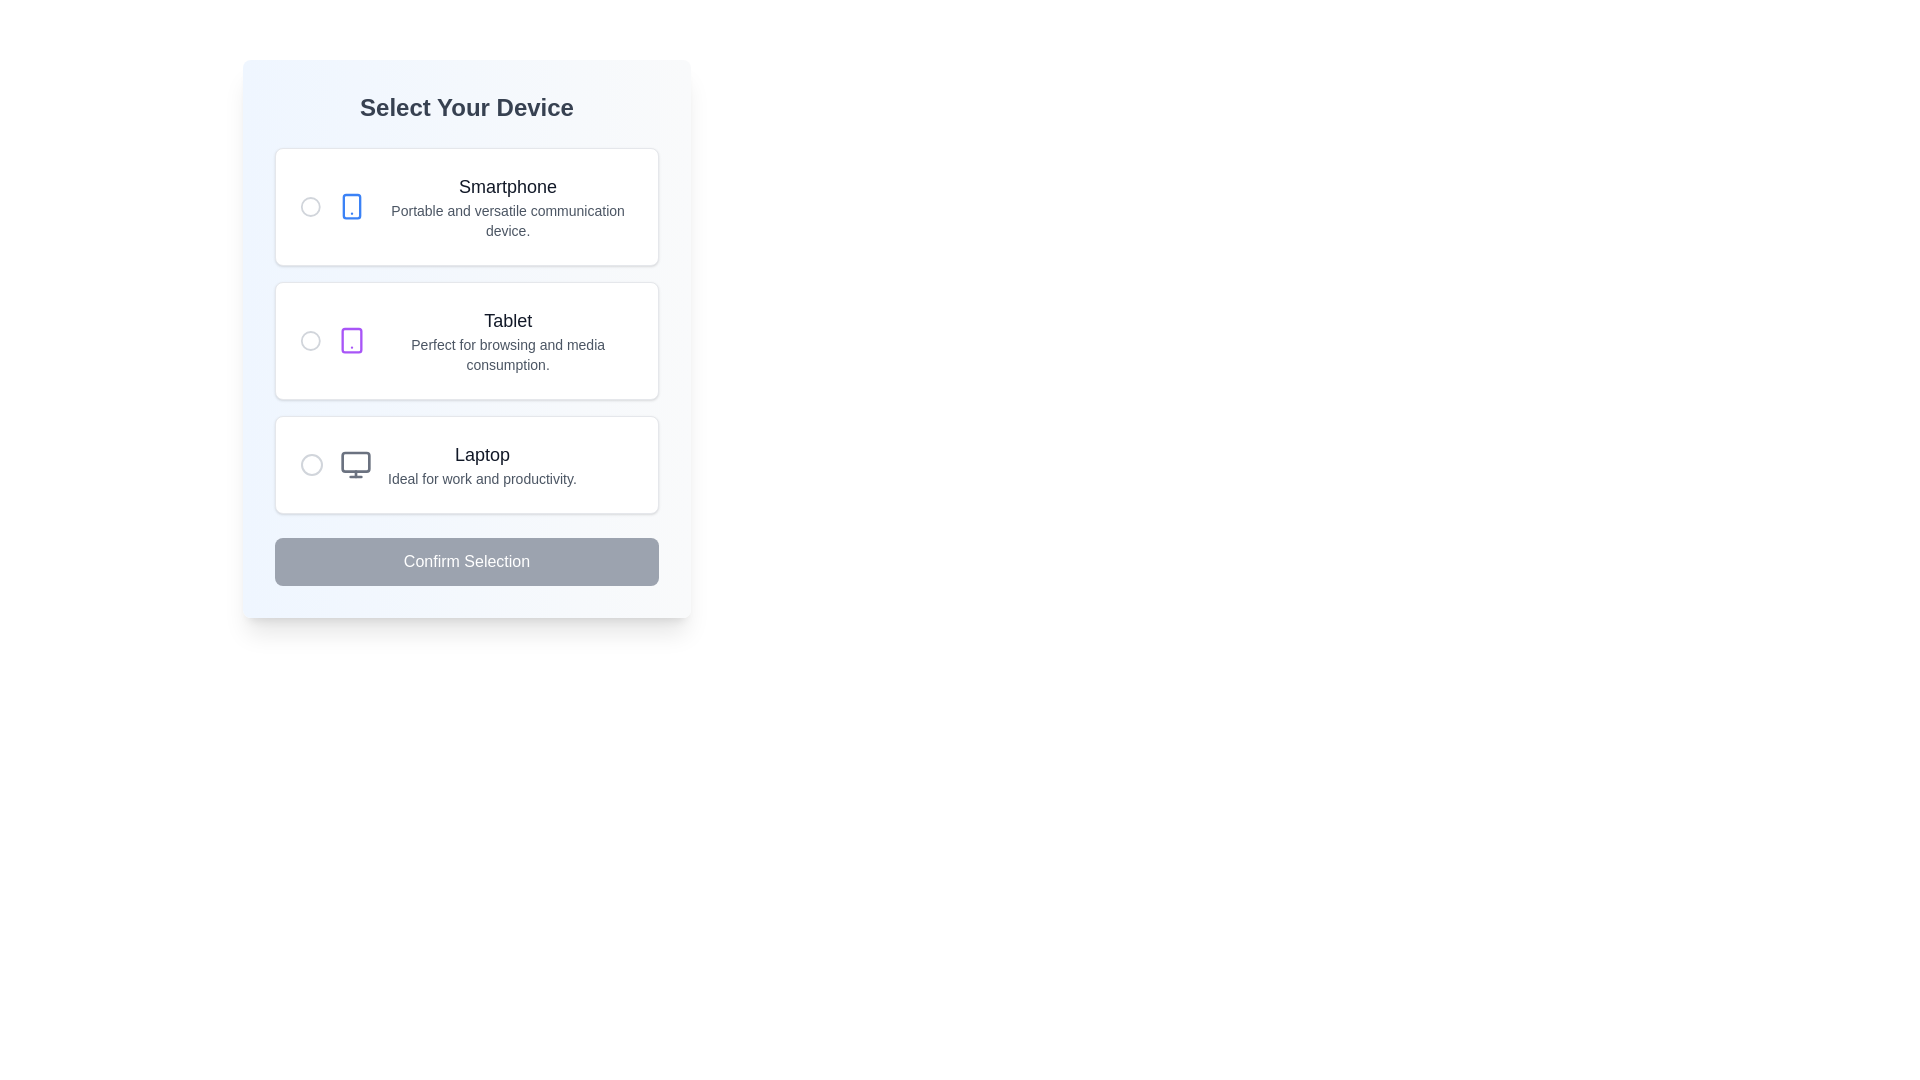 This screenshot has height=1080, width=1920. I want to click on the center of the circular radio button for the 'Tablet' option under 'Select Your Device', so click(309, 339).